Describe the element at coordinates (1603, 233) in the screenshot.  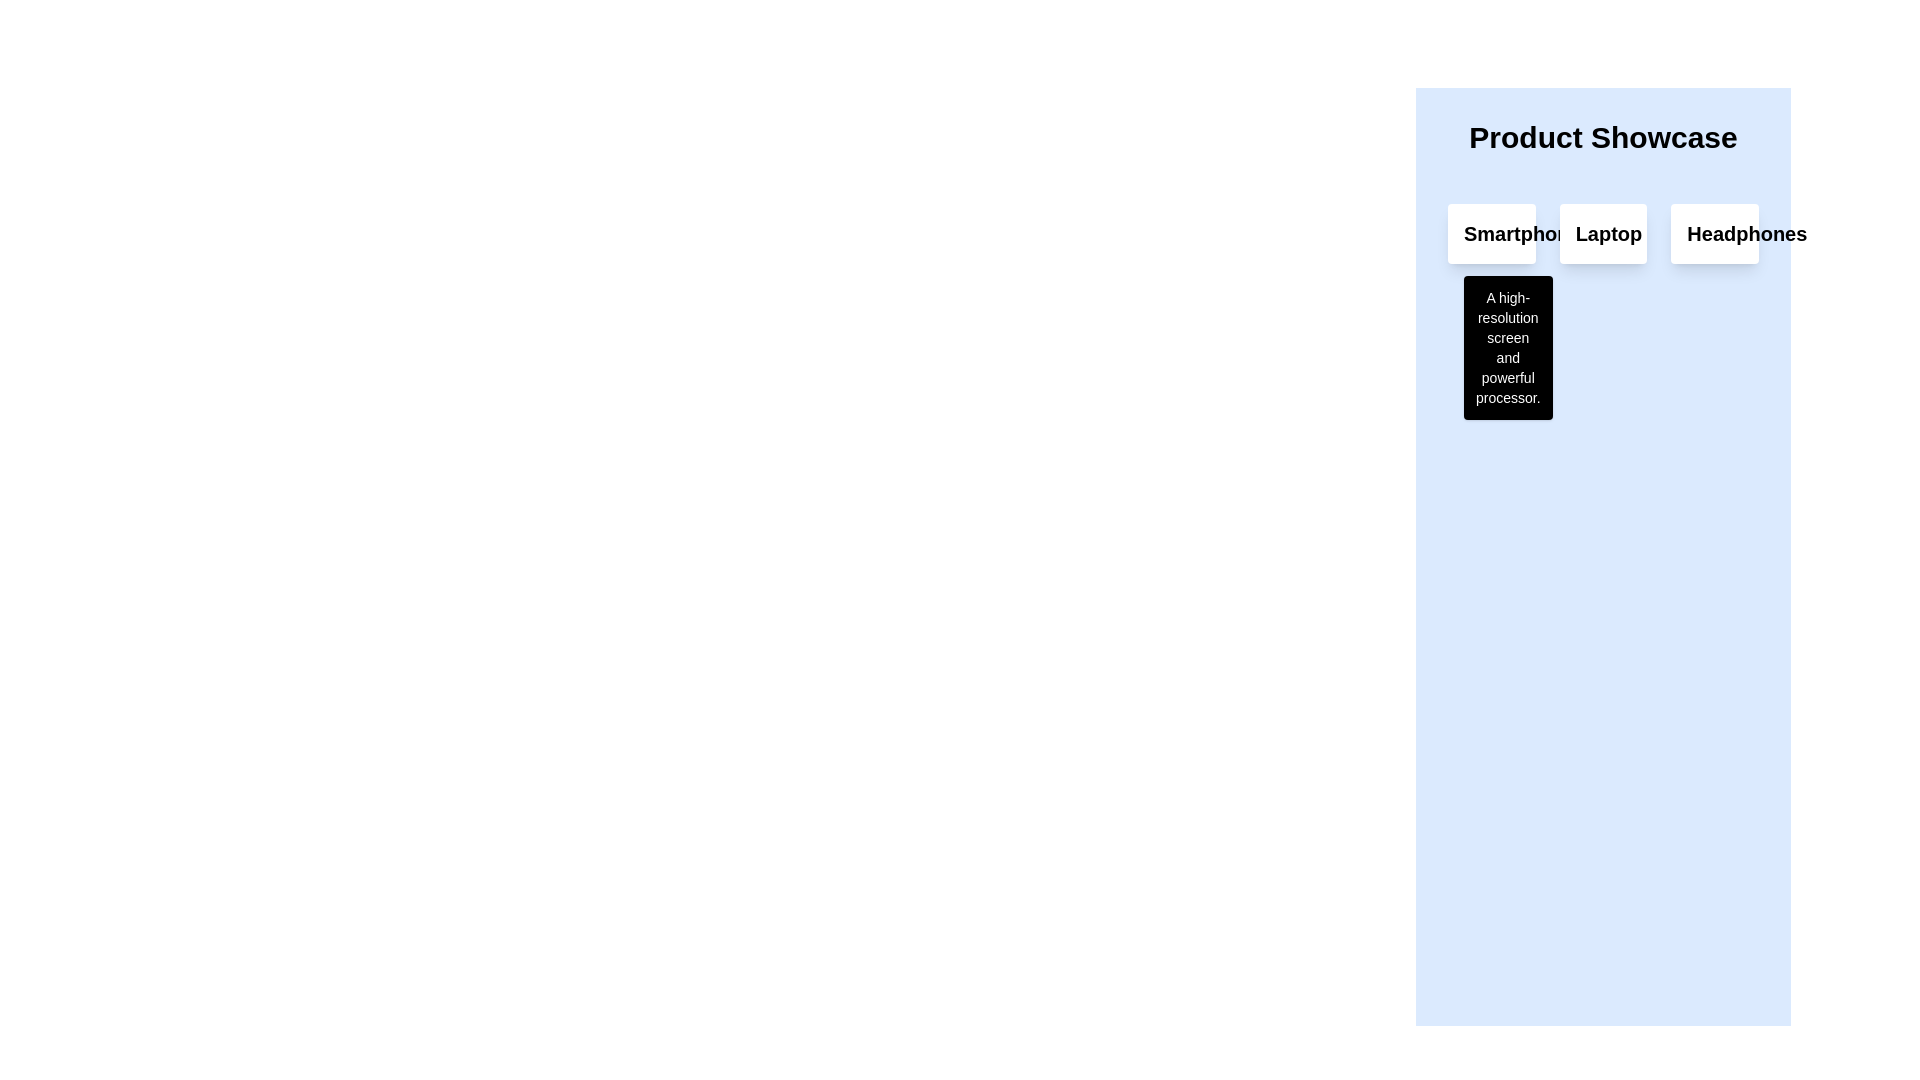
I see `the Text element representing the 'Laptop' product category, located in the second column of the Product Showcase grid` at that location.